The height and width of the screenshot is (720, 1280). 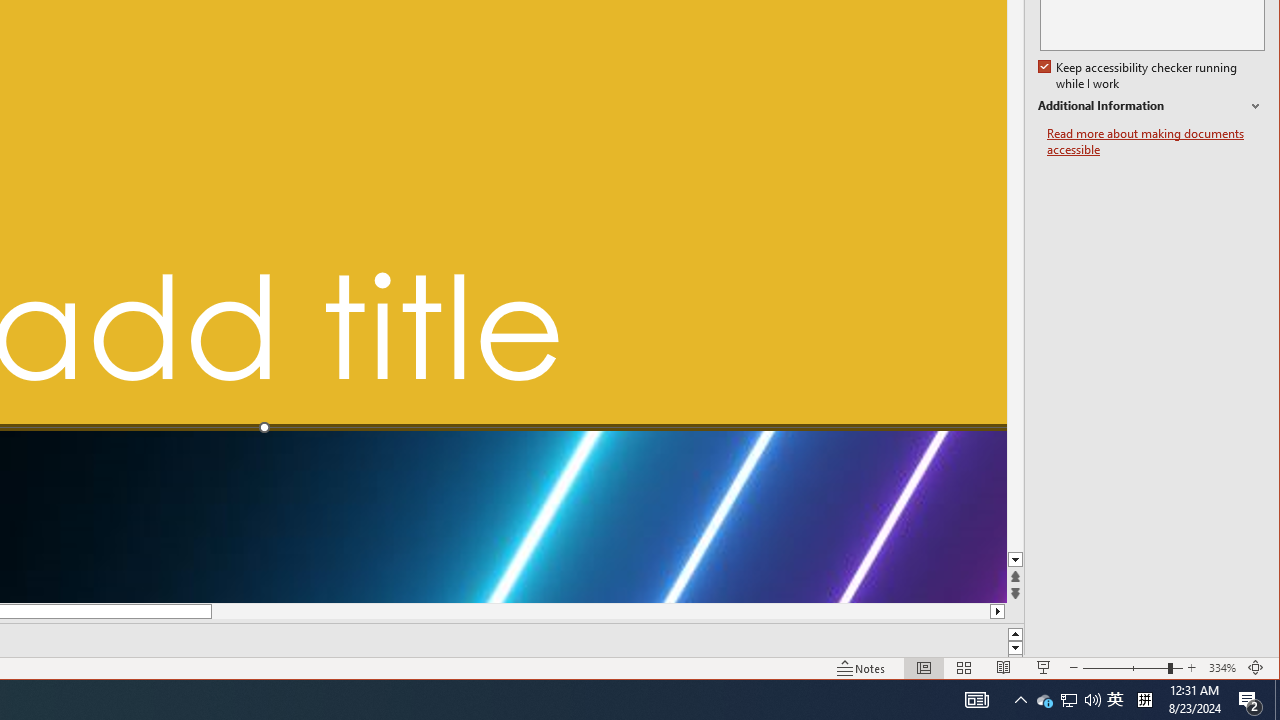 I want to click on 'Action Center, 2 new notifications', so click(x=1276, y=698).